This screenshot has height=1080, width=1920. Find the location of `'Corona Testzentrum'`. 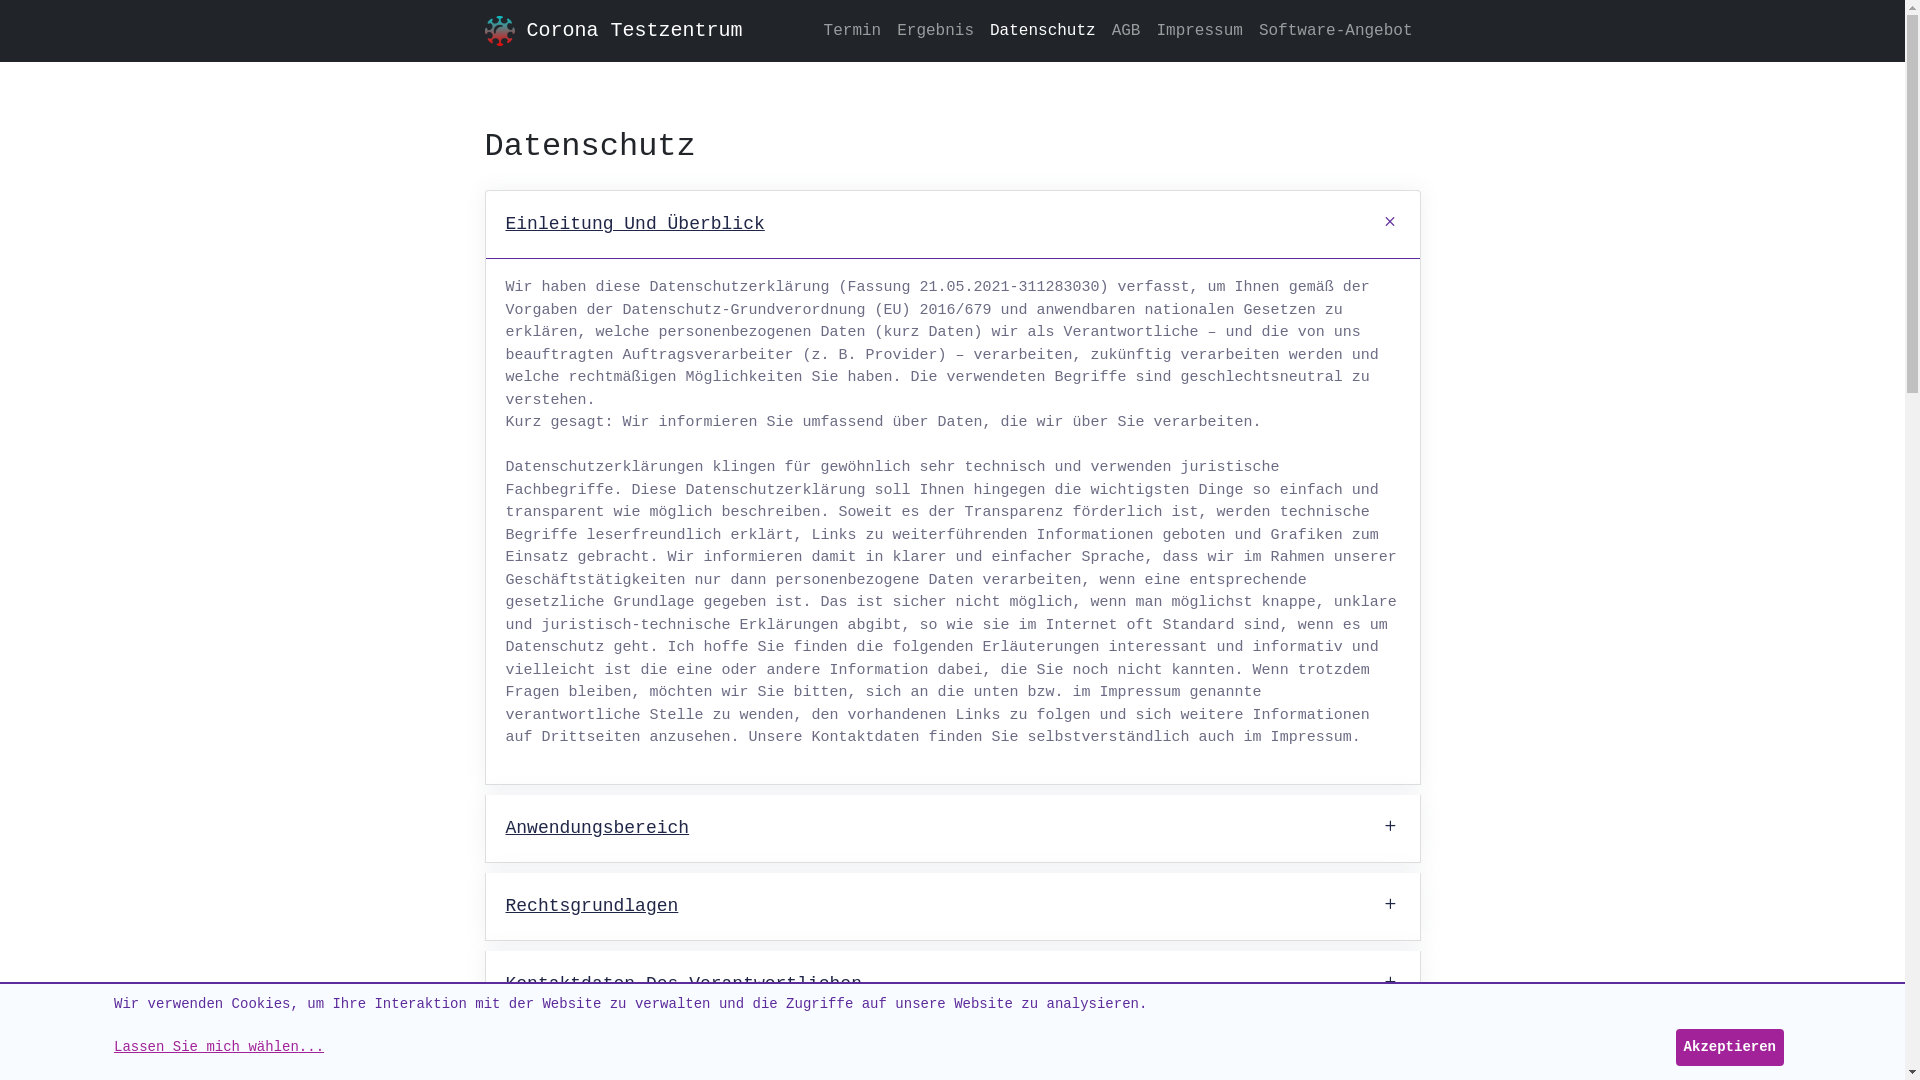

'Corona Testzentrum' is located at coordinates (632, 30).